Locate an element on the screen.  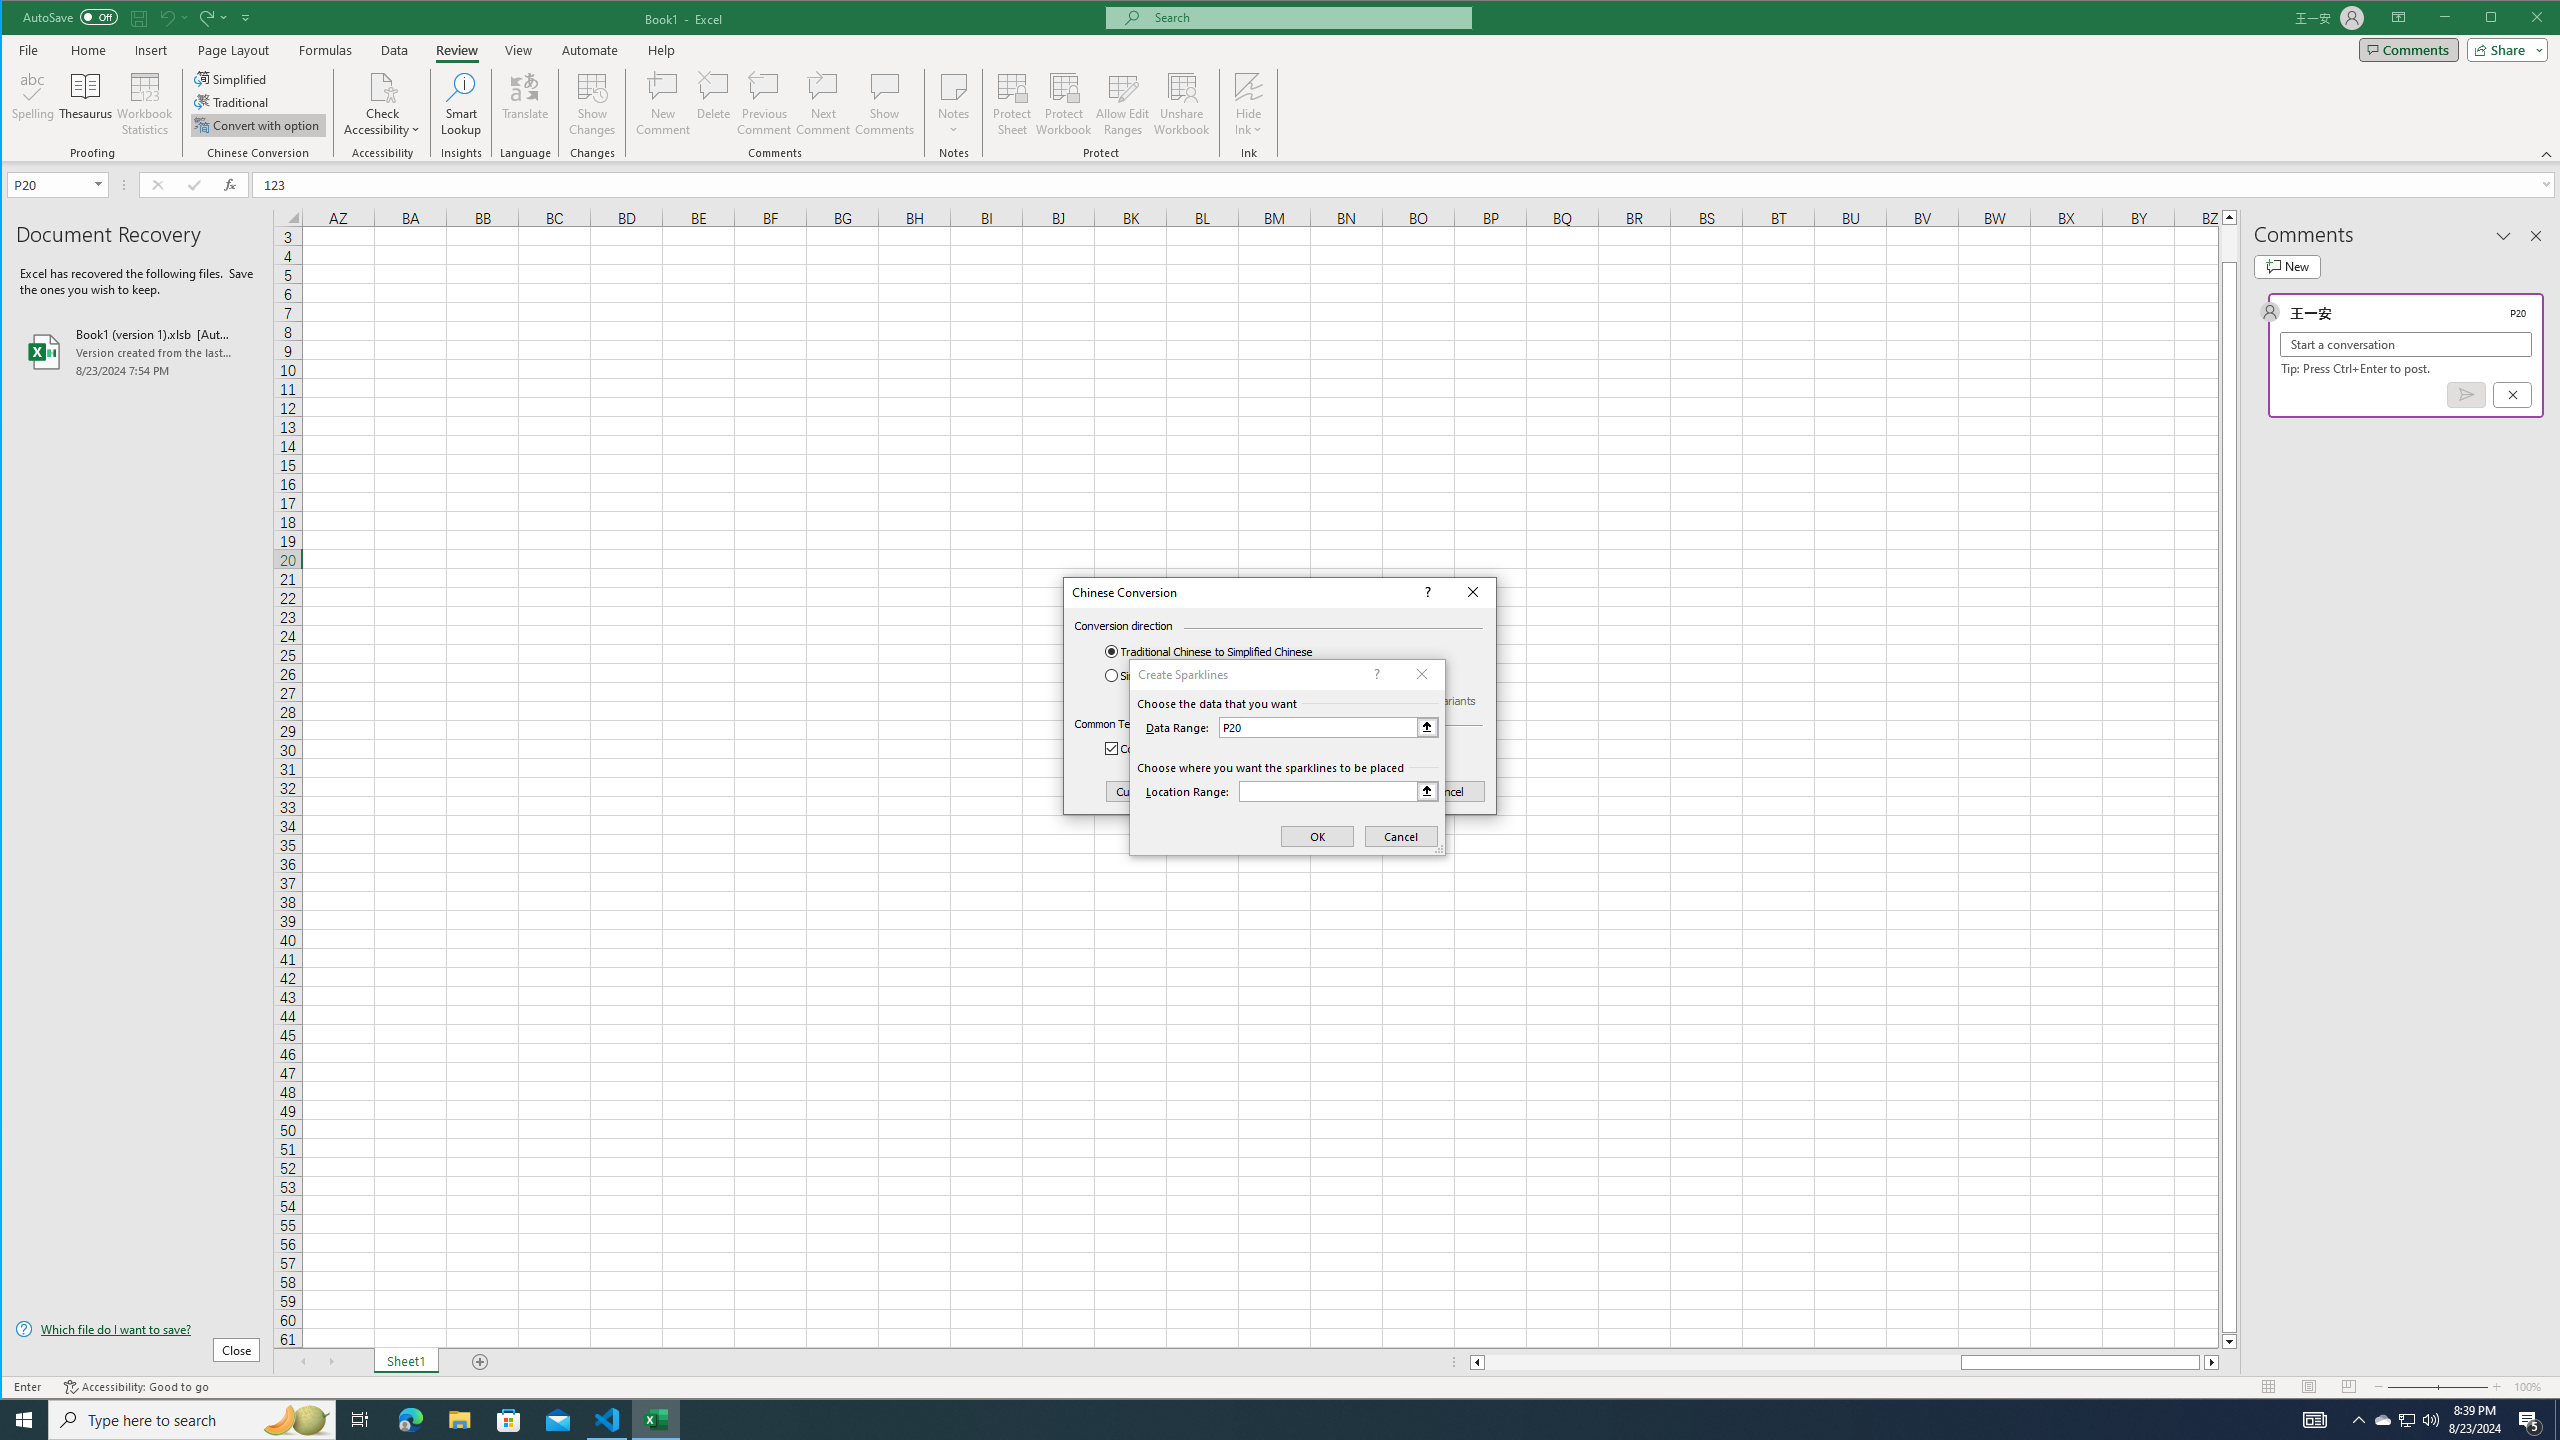
'Custom Dictionary ...' is located at coordinates (1167, 792).